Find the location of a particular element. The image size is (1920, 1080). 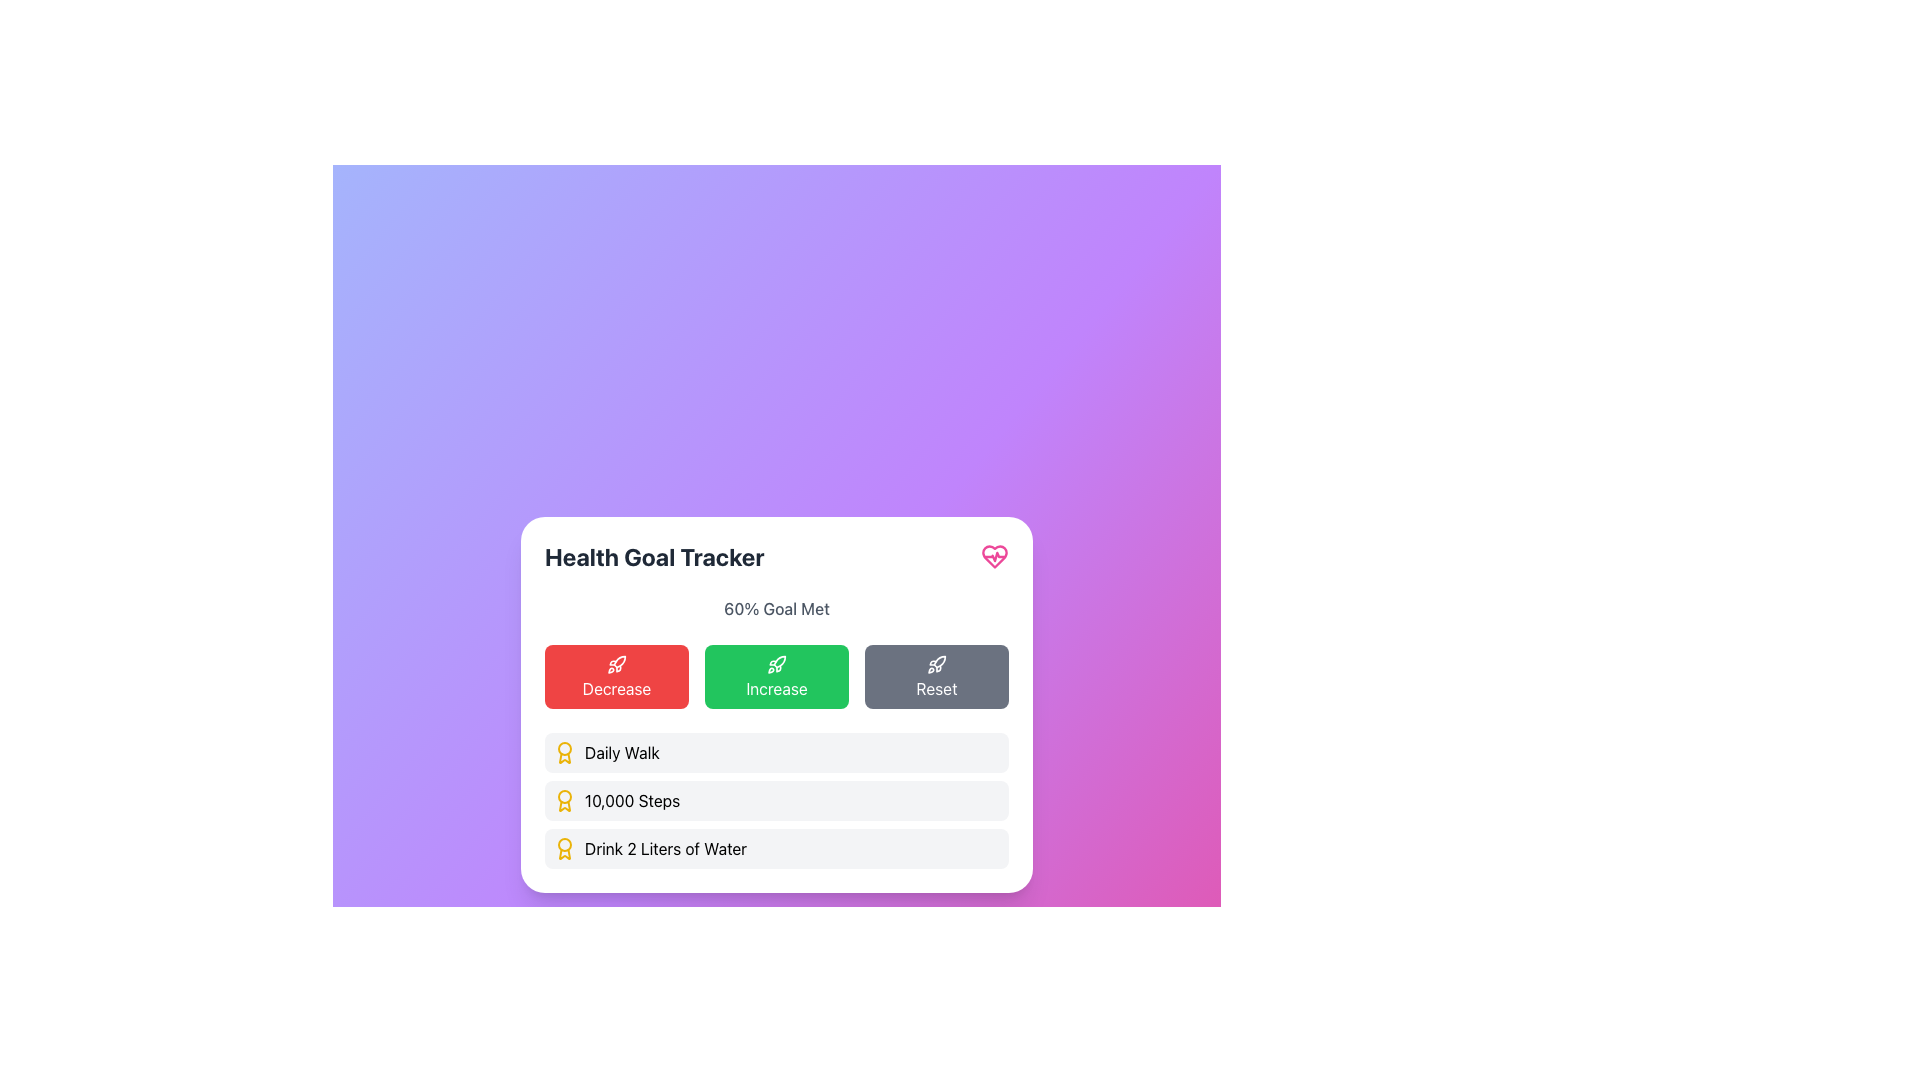

the heart with pulse icon located at the top-right corner of the 'Health Goal Tracker' header is located at coordinates (994, 556).